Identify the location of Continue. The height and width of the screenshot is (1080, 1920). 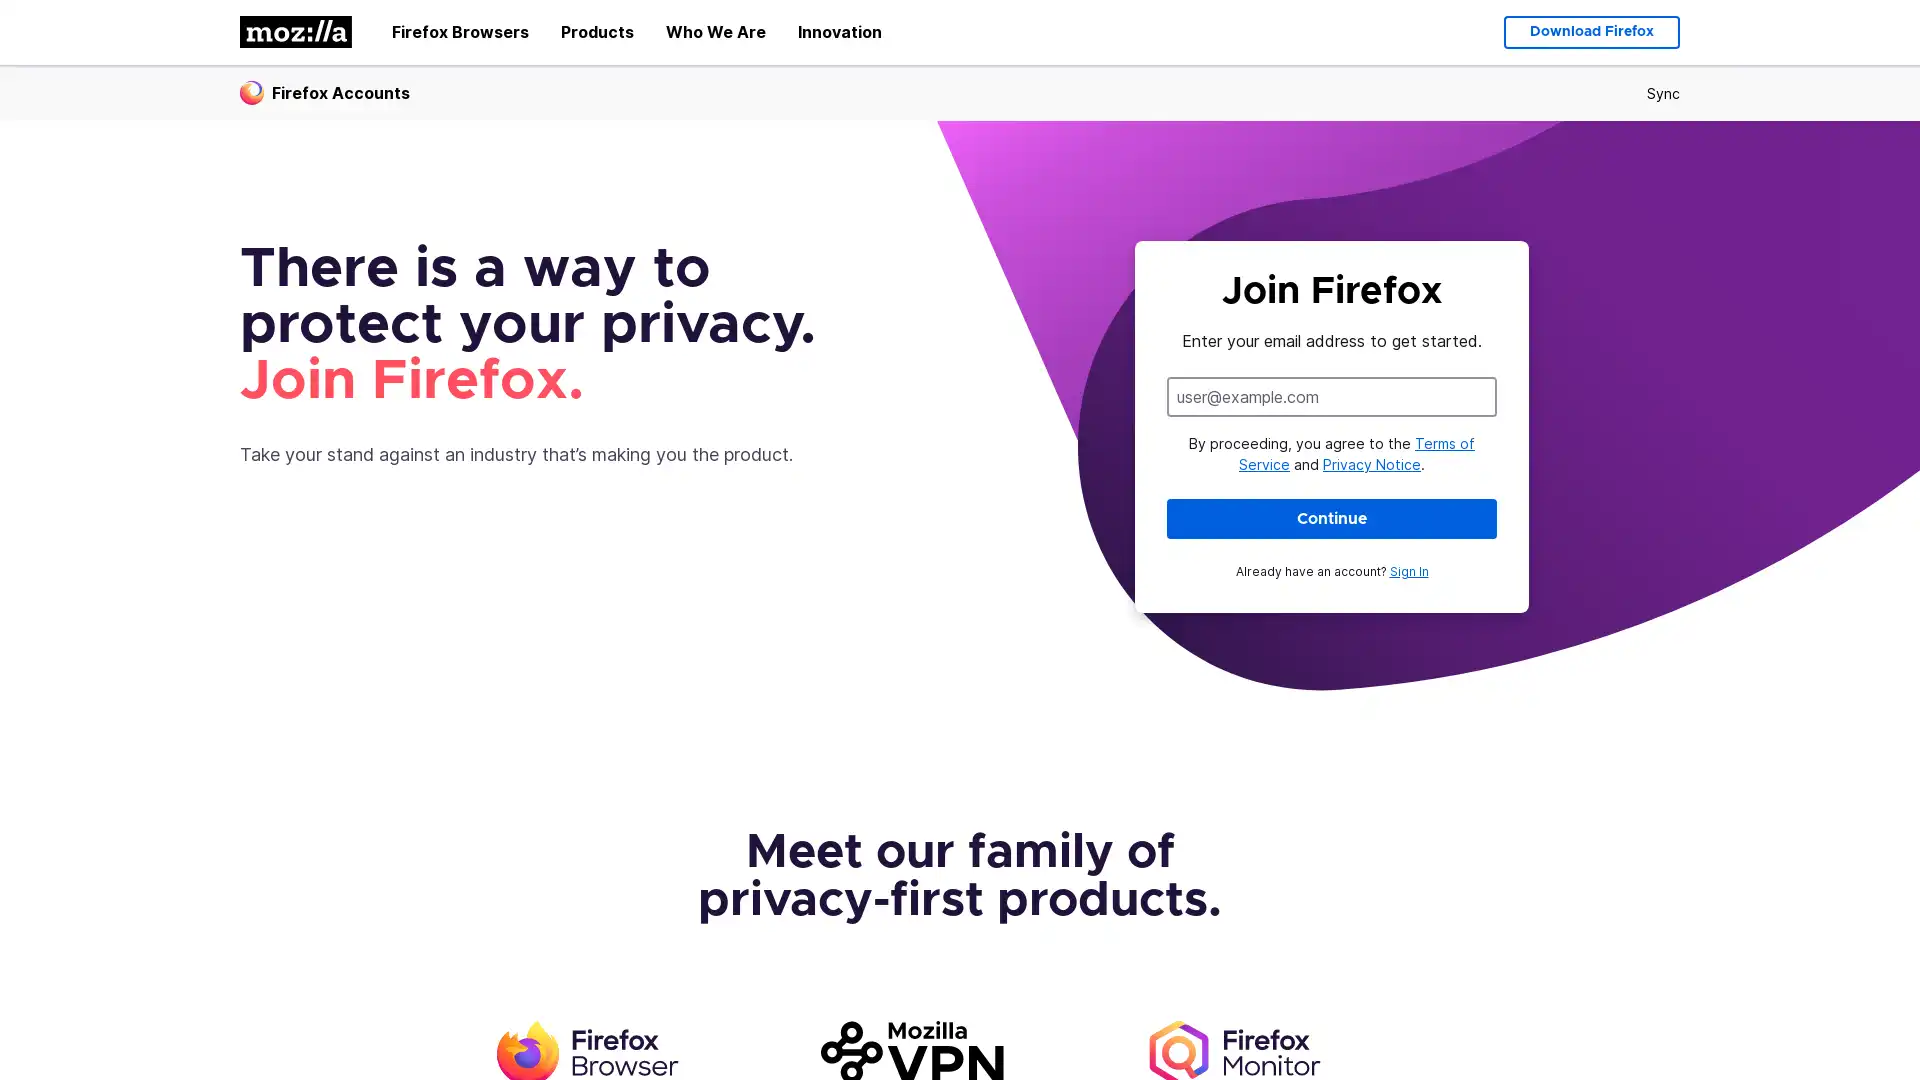
(1331, 516).